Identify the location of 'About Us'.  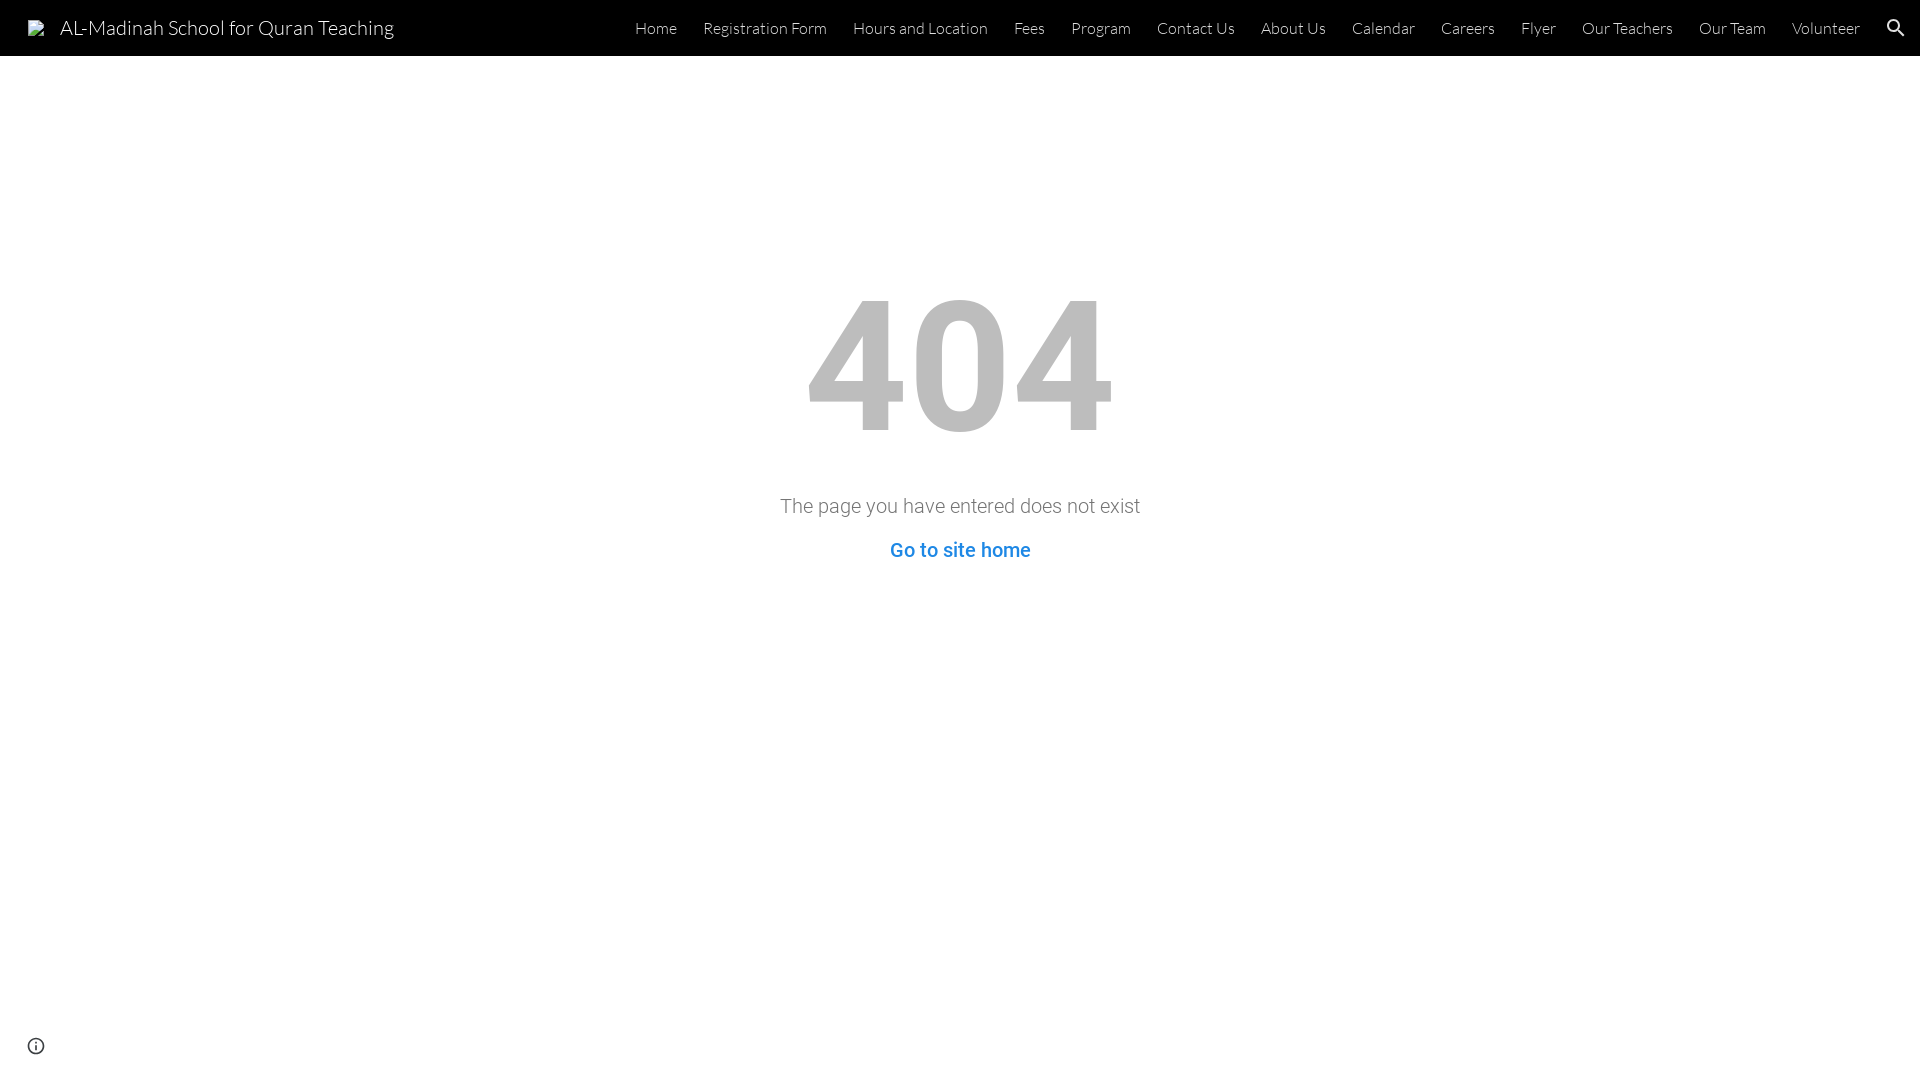
(1293, 27).